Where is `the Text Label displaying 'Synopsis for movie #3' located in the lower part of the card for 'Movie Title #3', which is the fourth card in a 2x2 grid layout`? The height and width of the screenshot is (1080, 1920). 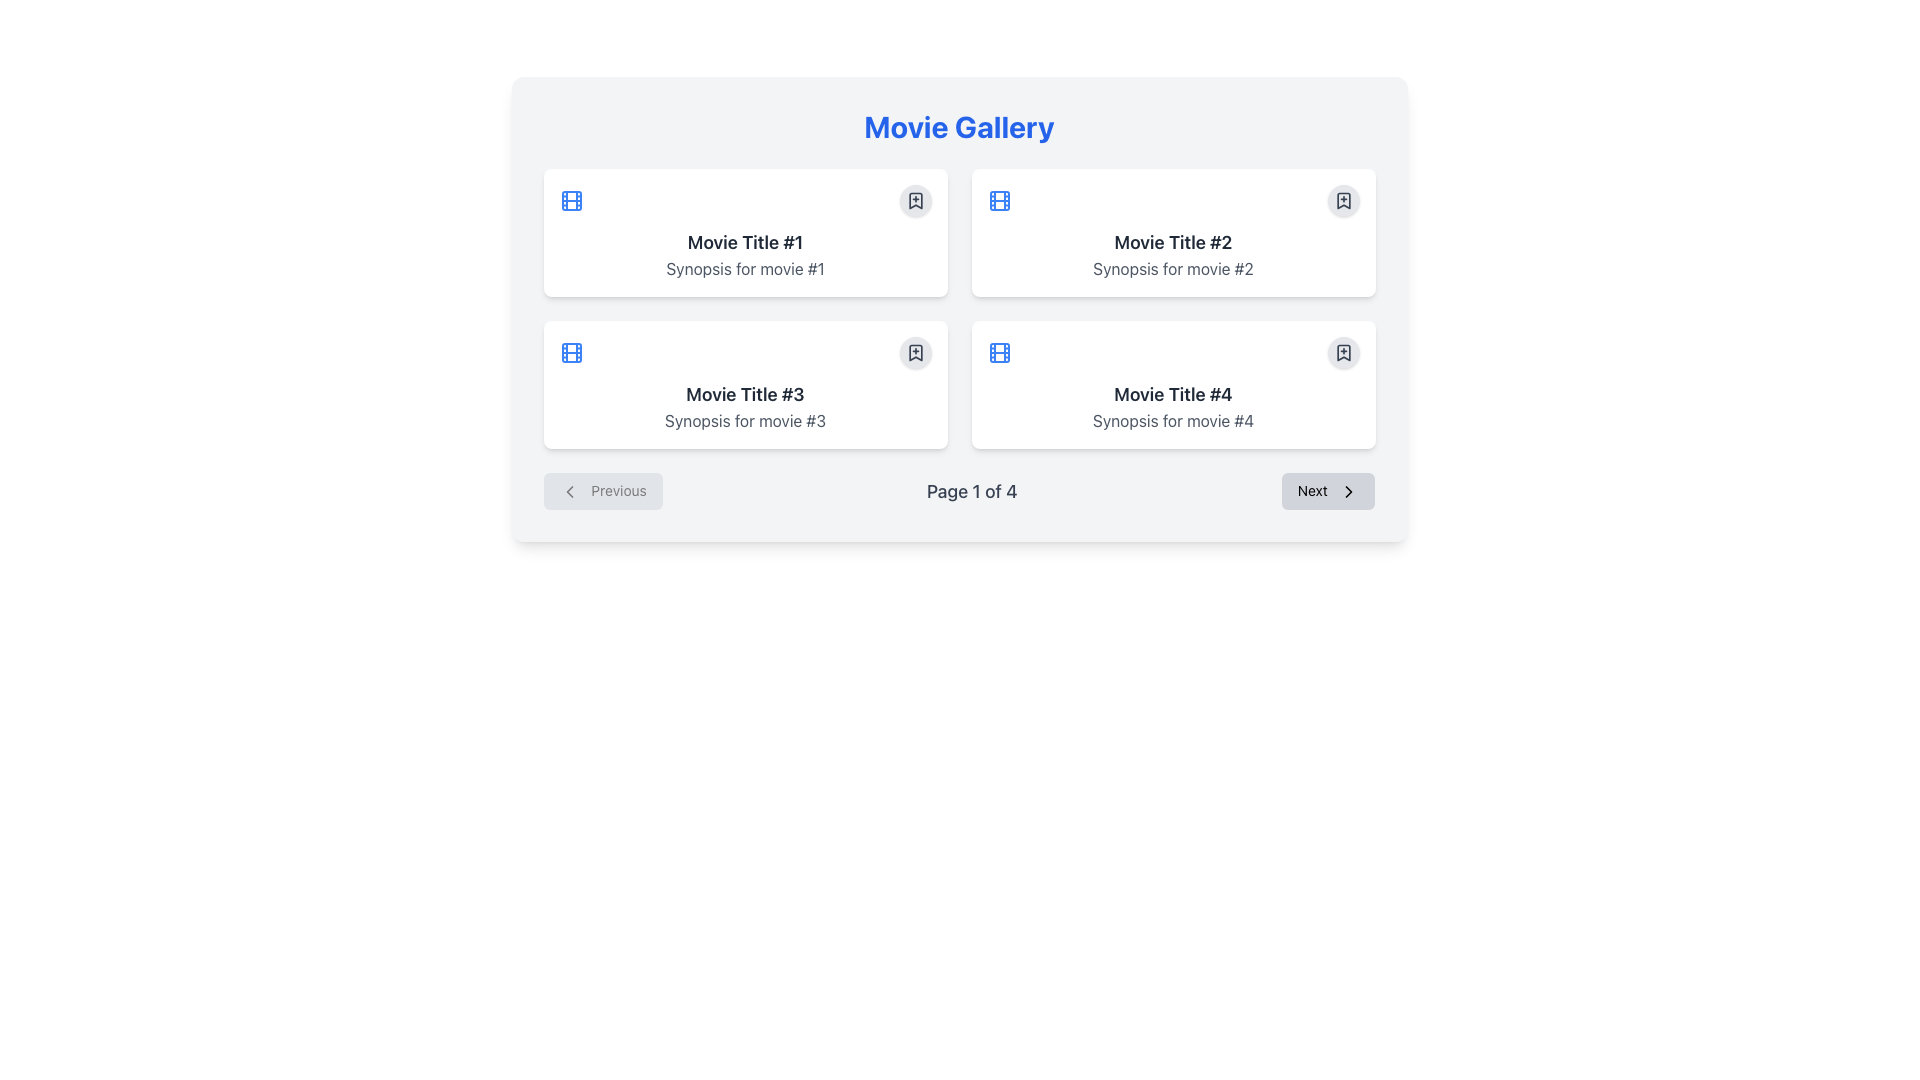 the Text Label displaying 'Synopsis for movie #3' located in the lower part of the card for 'Movie Title #3', which is the fourth card in a 2x2 grid layout is located at coordinates (744, 419).